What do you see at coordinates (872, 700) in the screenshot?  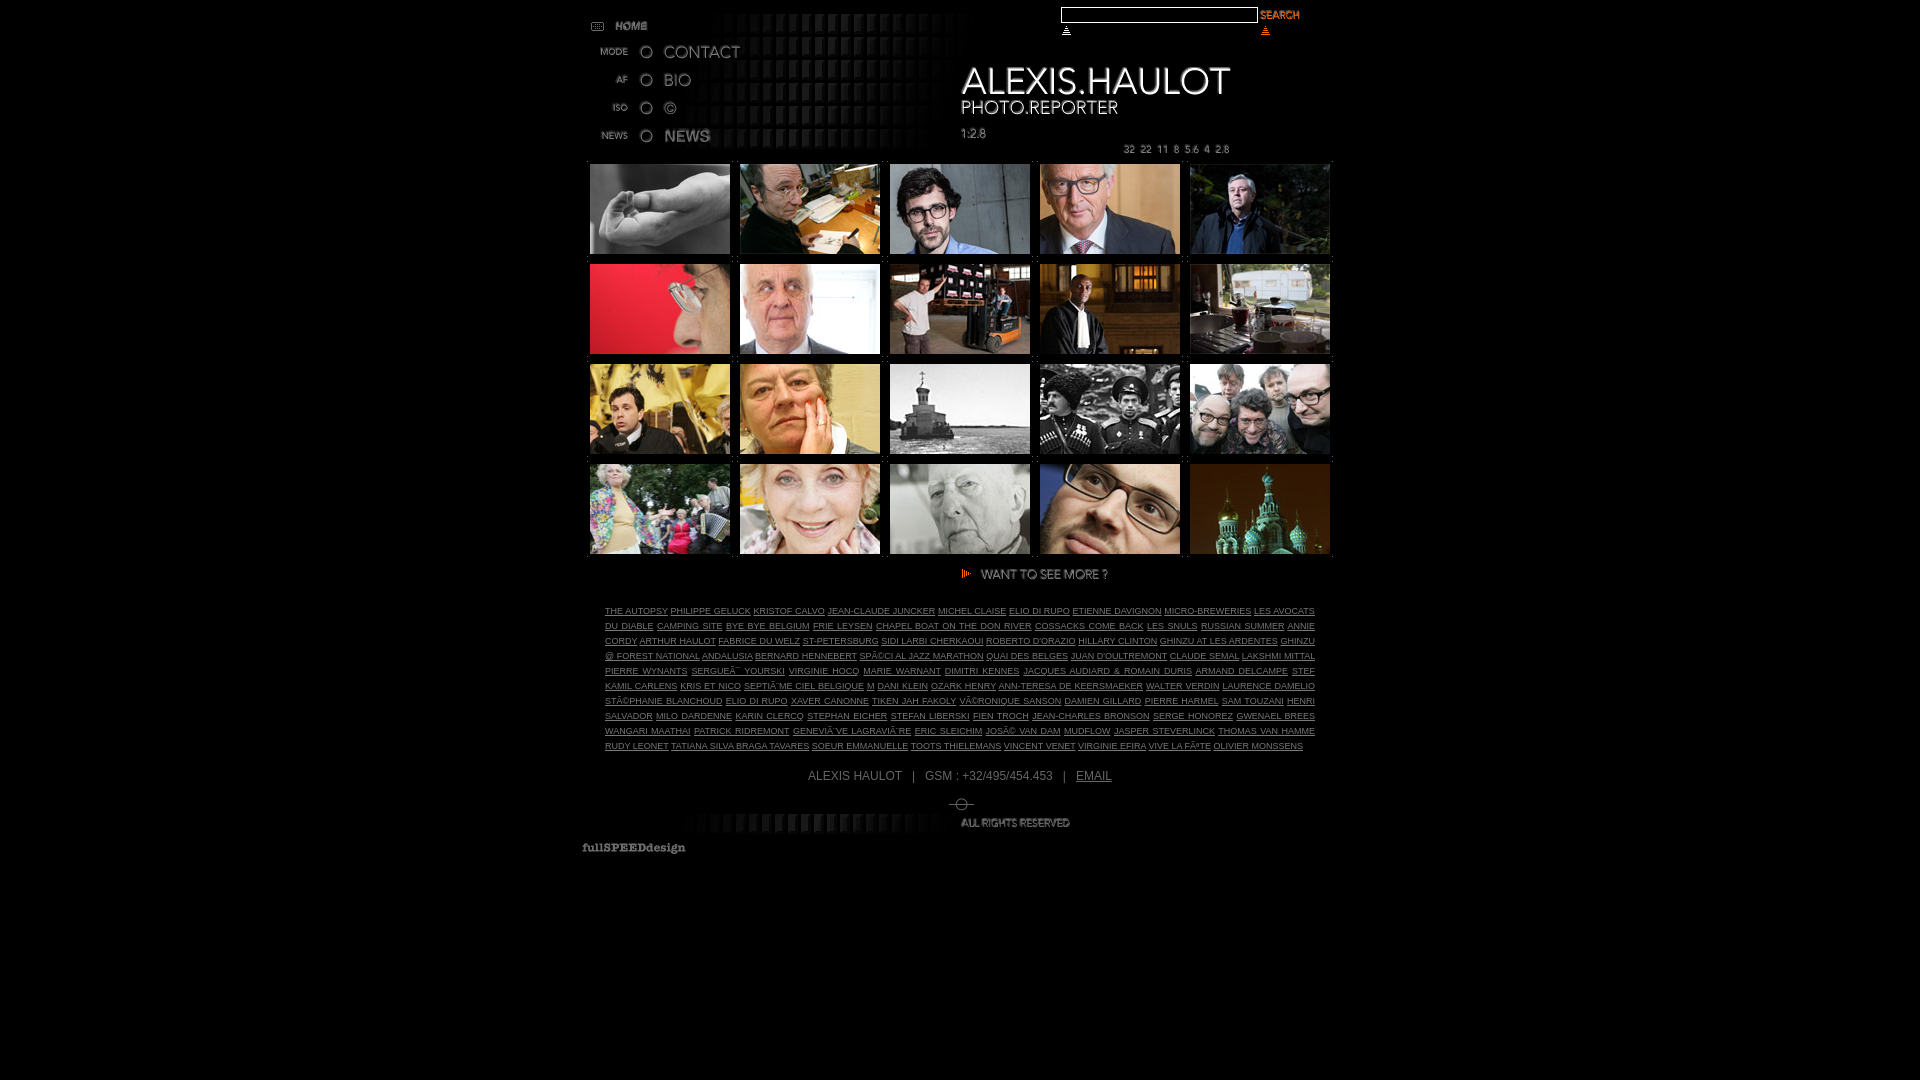 I see `'TIKEN JAH FAKOLY'` at bounding box center [872, 700].